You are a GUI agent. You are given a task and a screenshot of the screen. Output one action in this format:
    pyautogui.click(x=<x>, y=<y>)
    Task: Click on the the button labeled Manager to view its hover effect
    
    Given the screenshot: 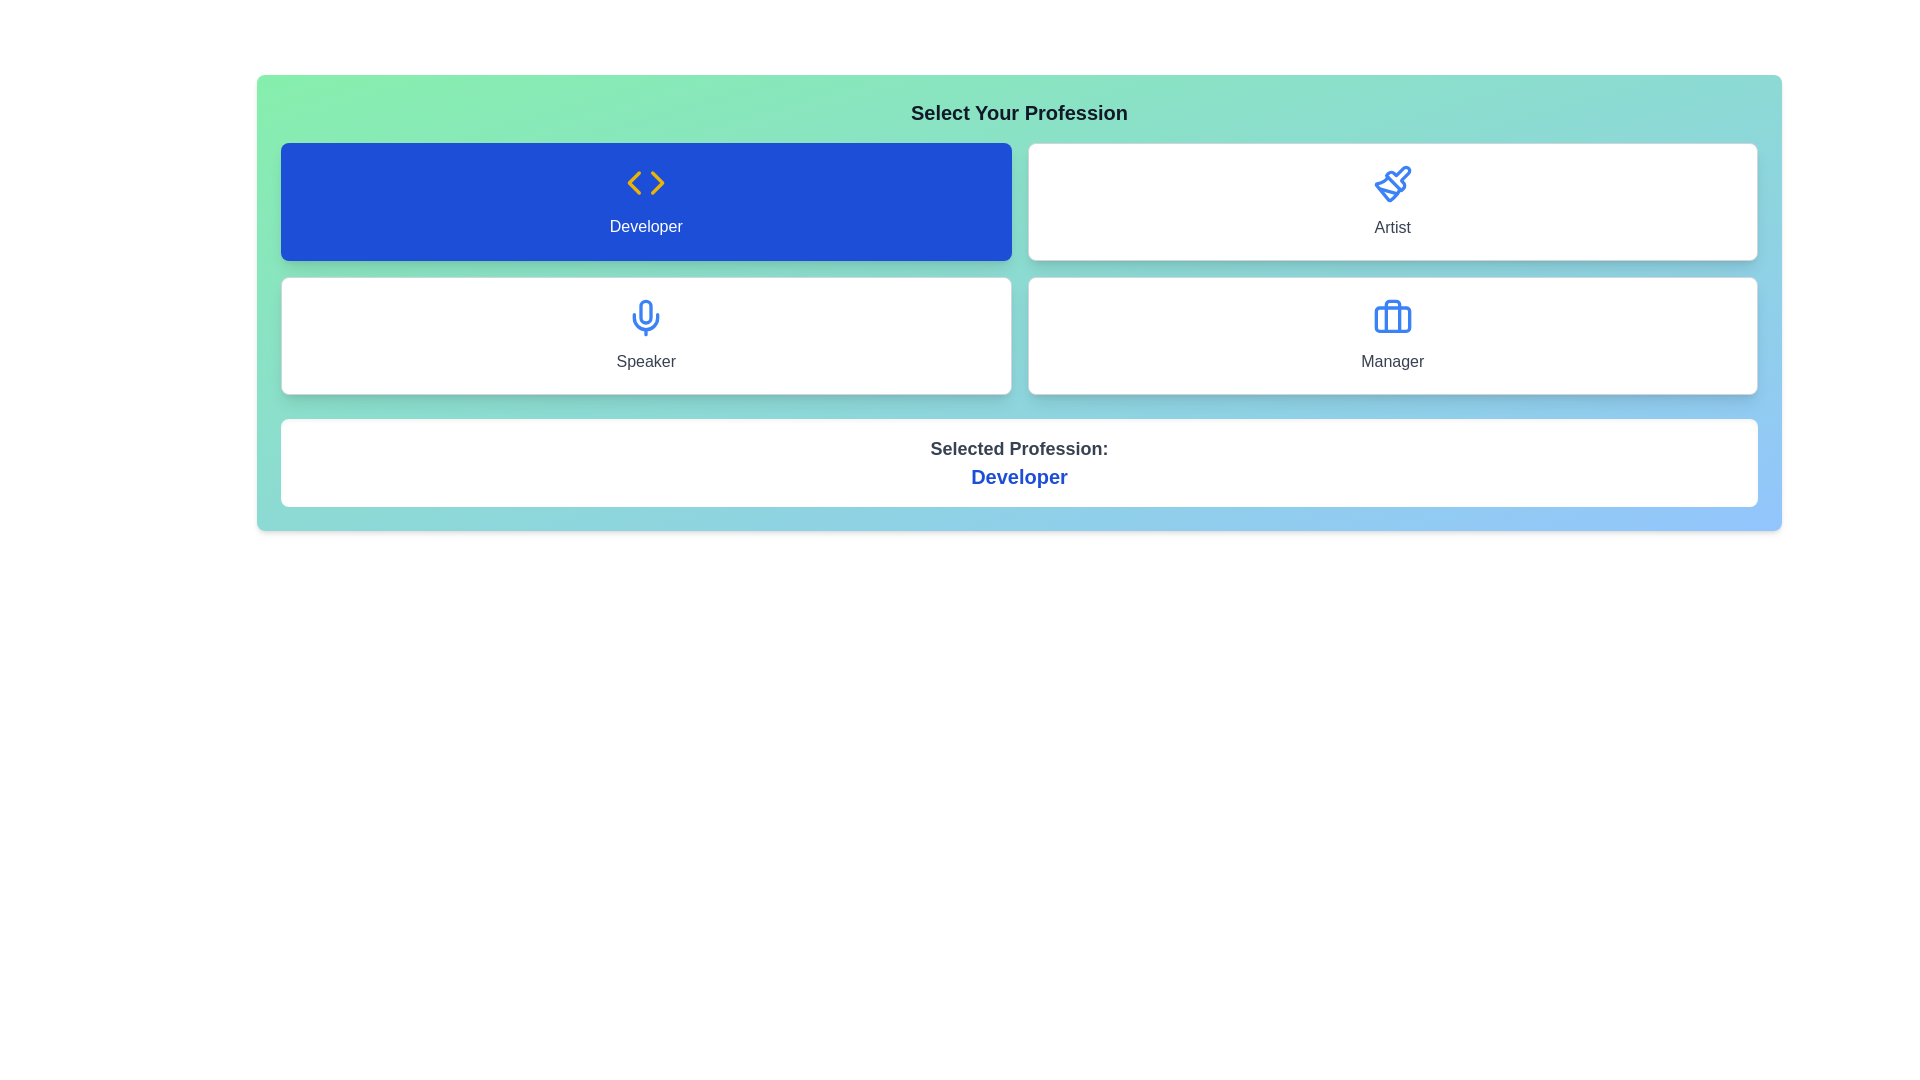 What is the action you would take?
    pyautogui.click(x=1391, y=334)
    